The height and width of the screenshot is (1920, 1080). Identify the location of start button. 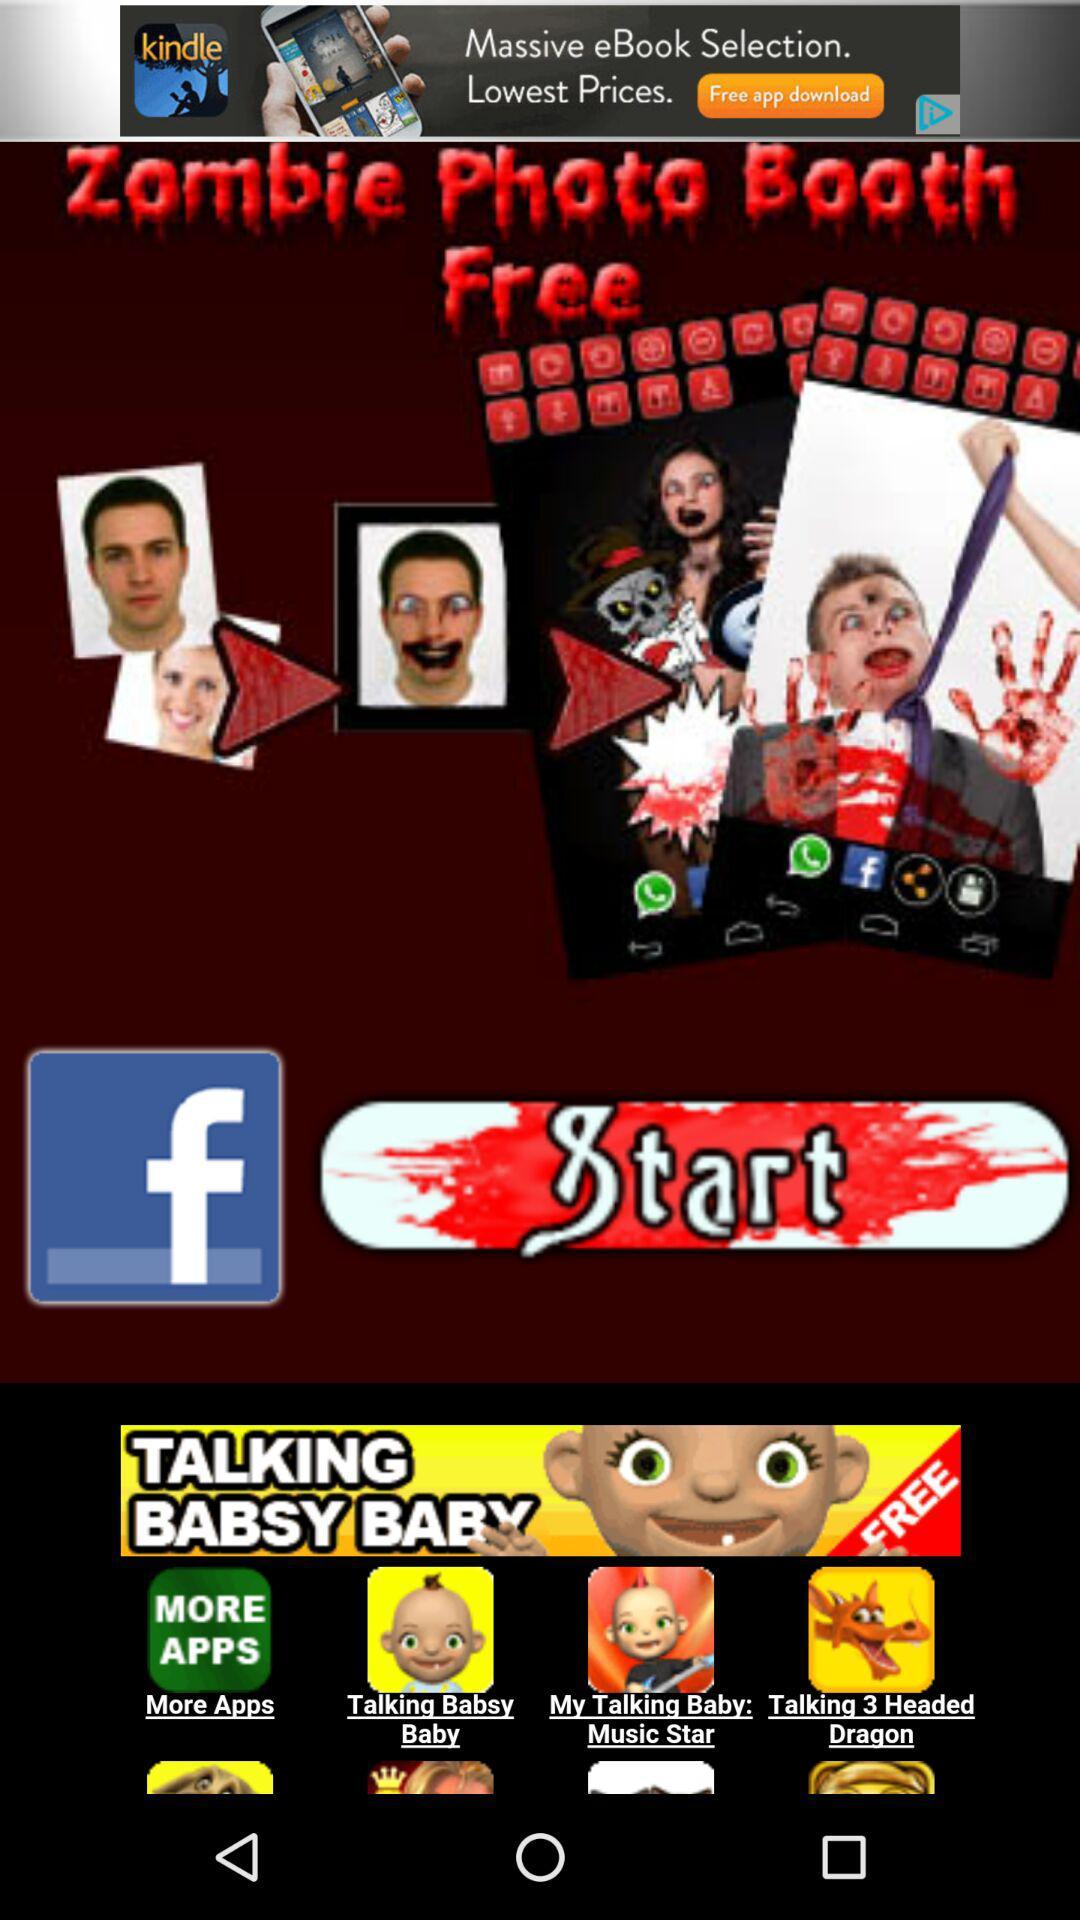
(693, 1177).